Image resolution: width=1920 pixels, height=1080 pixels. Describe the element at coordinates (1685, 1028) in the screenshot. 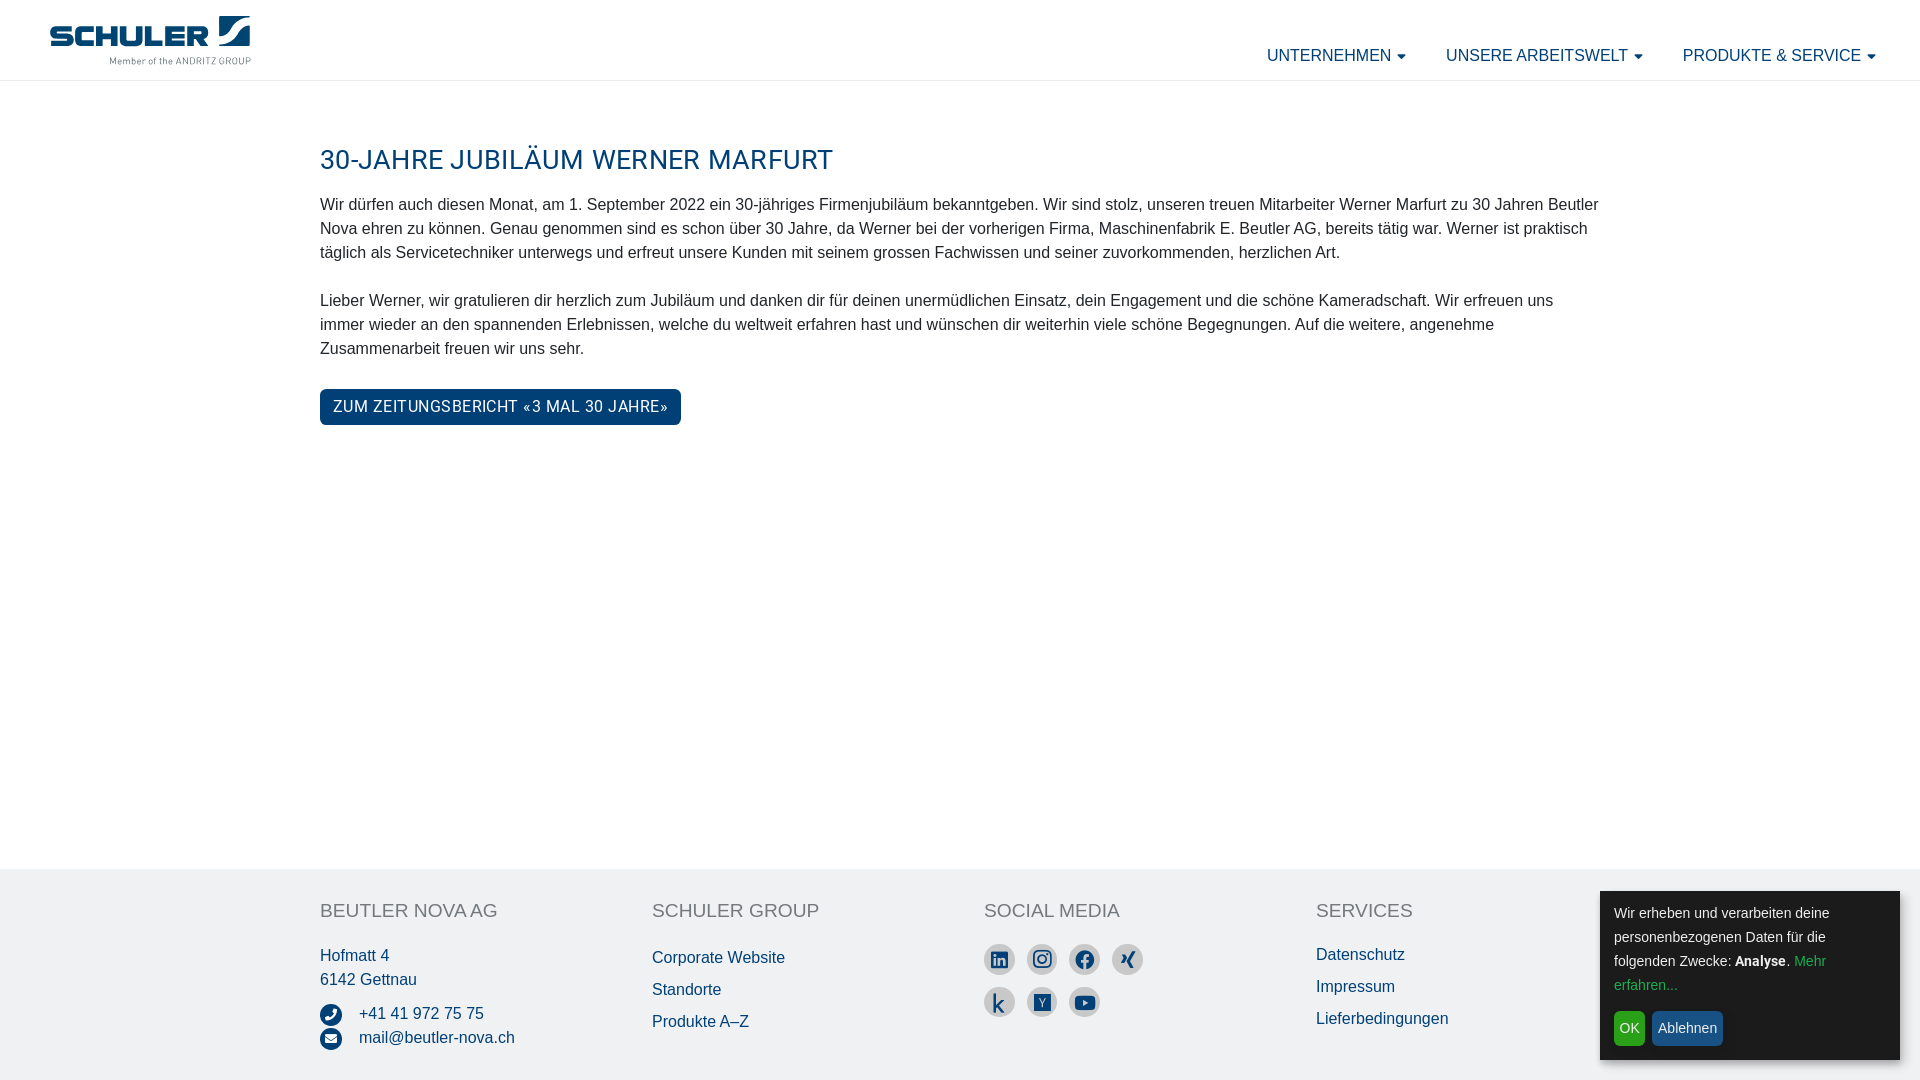

I see `'Ablehnen'` at that location.